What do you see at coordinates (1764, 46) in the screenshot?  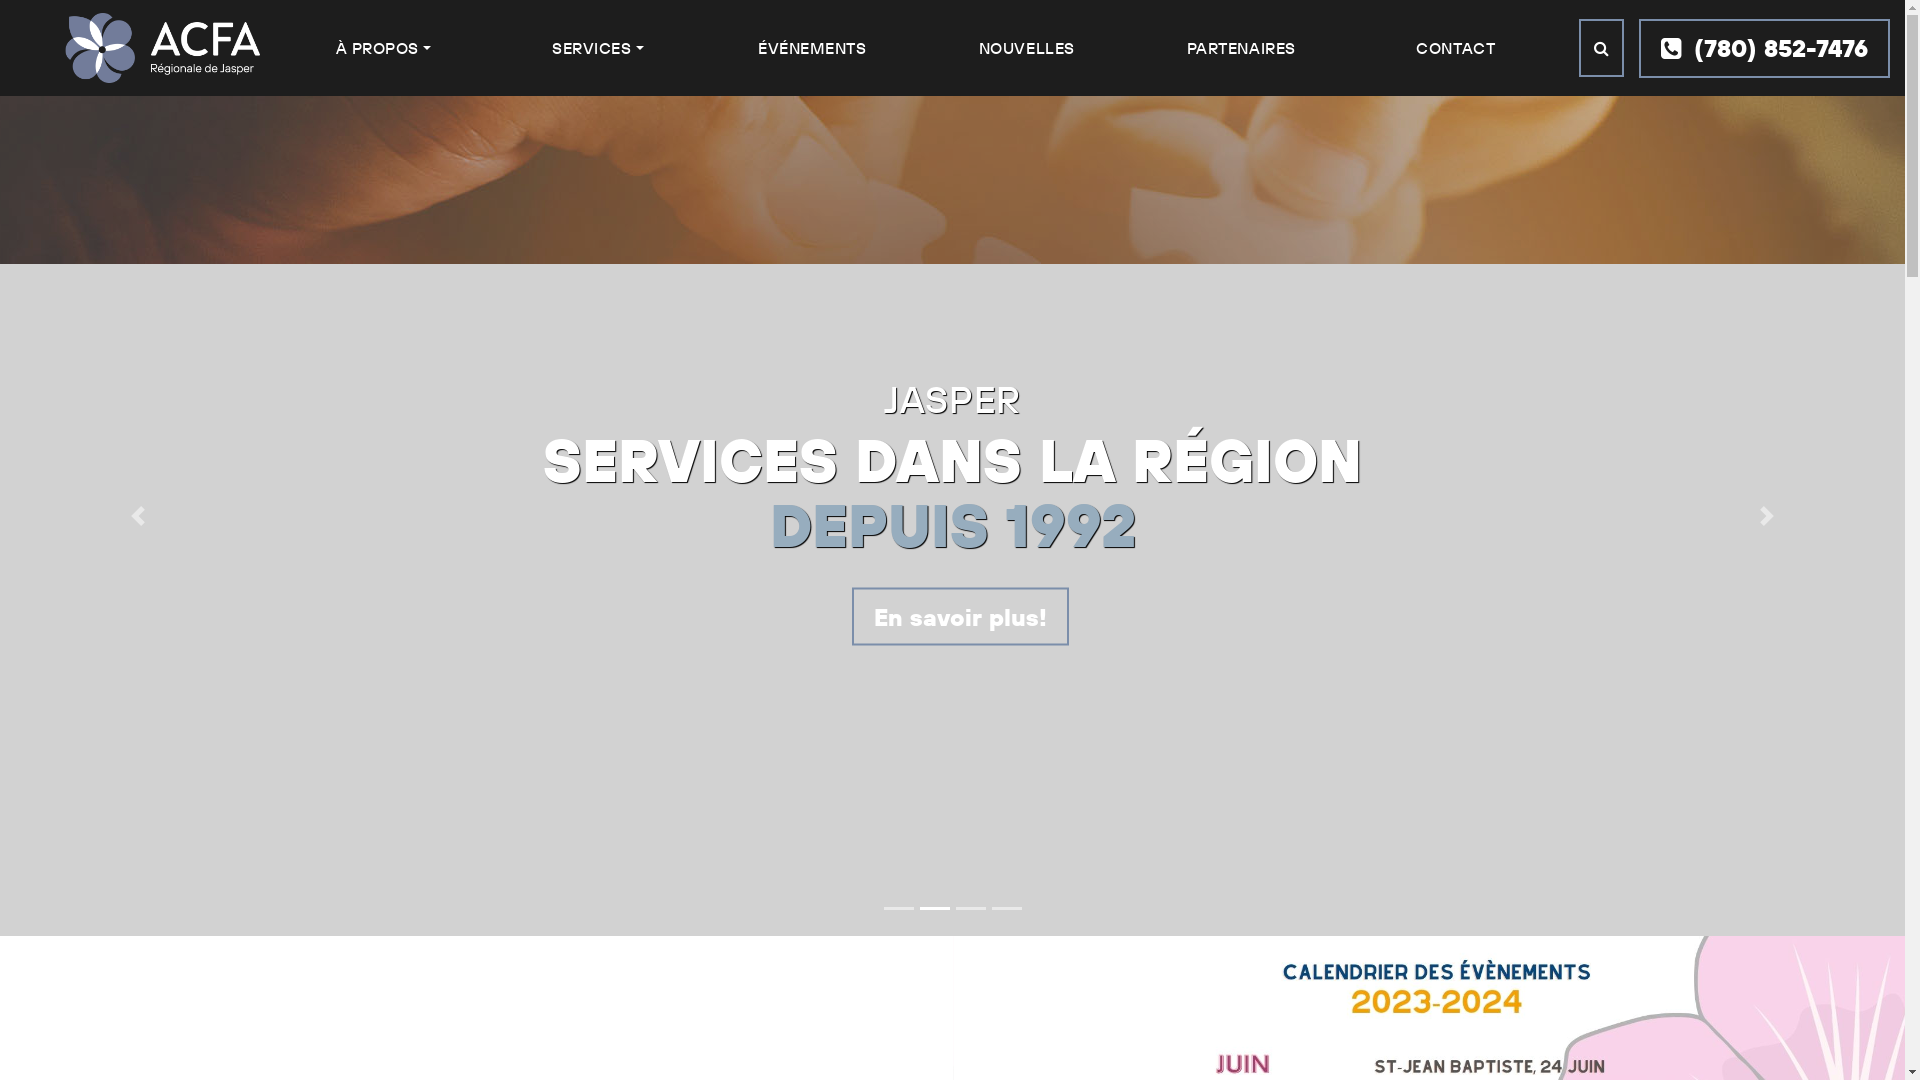 I see `'(780) 852-7476'` at bounding box center [1764, 46].